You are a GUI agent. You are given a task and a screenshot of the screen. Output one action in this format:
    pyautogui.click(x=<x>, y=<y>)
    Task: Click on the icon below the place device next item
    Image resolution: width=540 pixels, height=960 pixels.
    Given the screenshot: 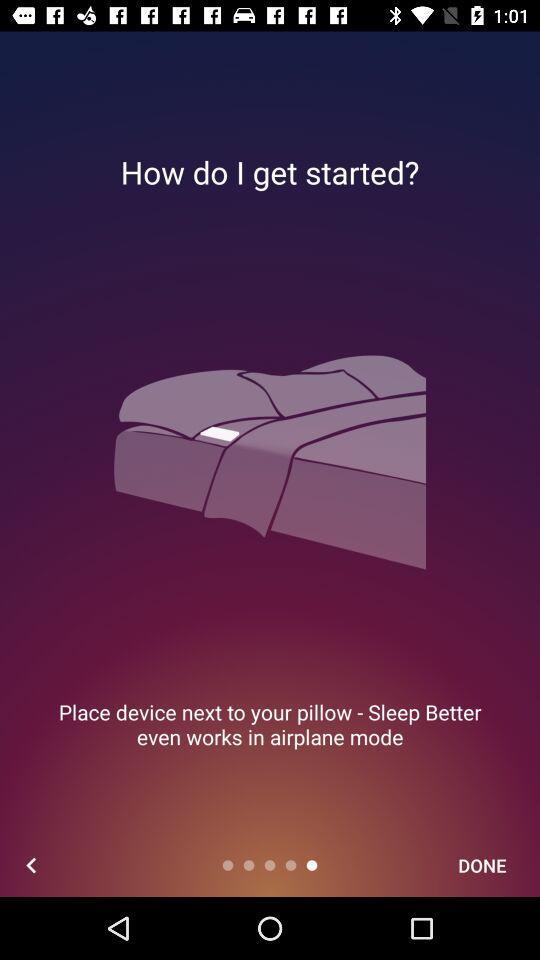 What is the action you would take?
    pyautogui.click(x=481, y=864)
    